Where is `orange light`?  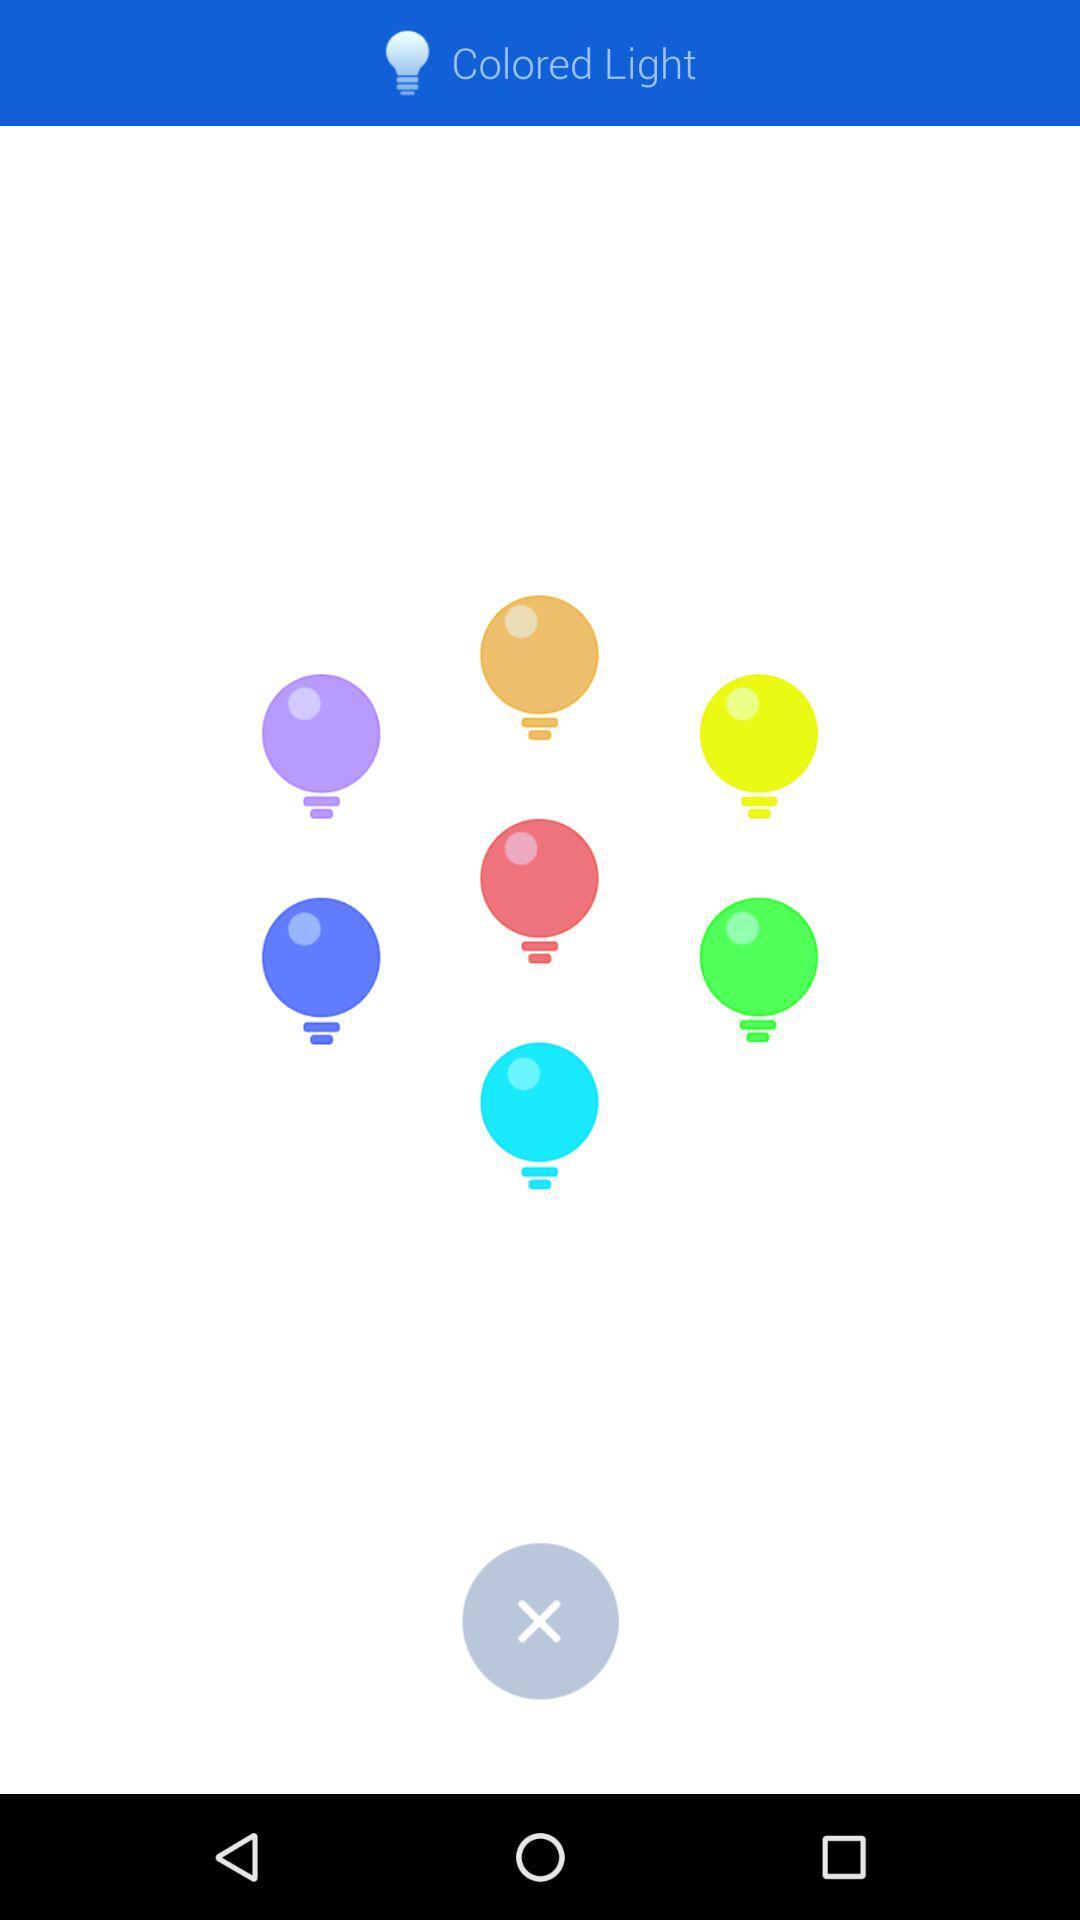
orange light is located at coordinates (540, 668).